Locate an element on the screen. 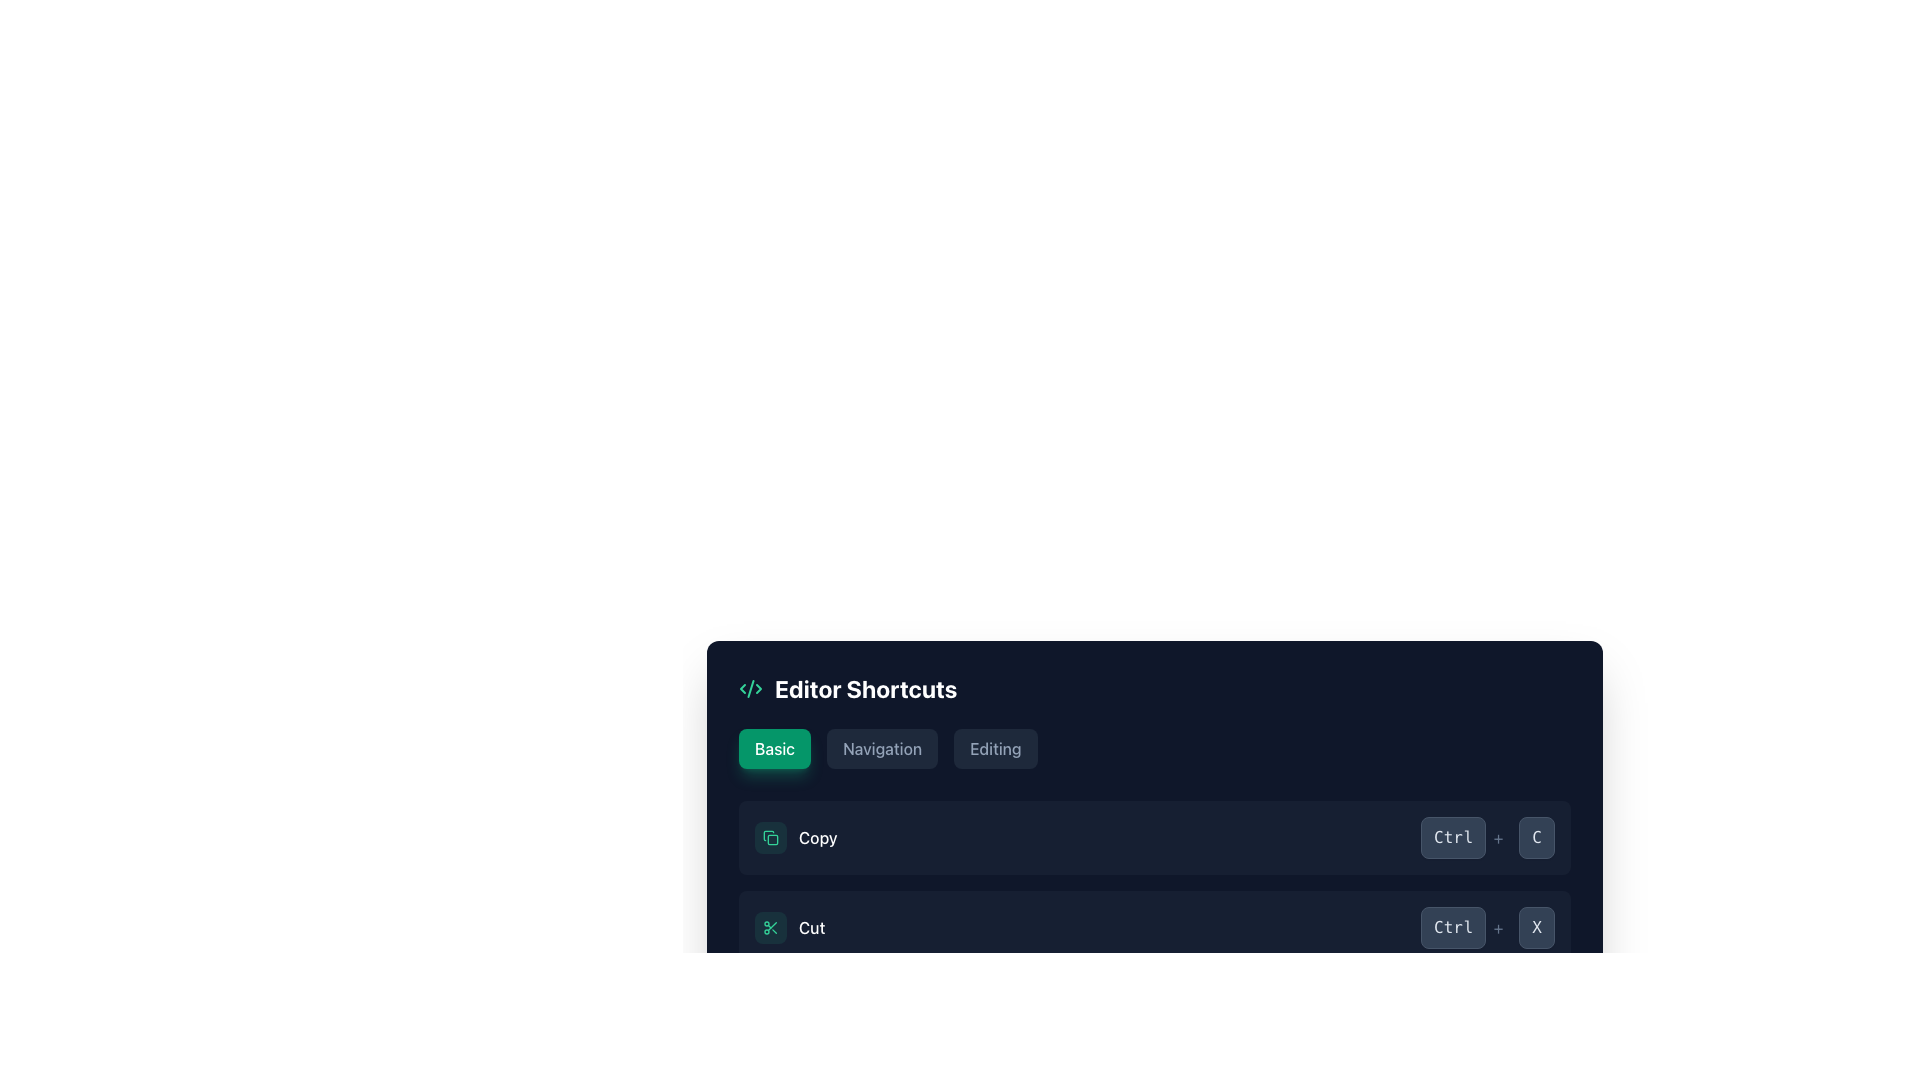 The image size is (1920, 1080). the button-like label labeled 'Ctrl' with a dark slate gray background located in the bottom-right portion of the 'Editor Shortcuts' section is located at coordinates (1453, 928).